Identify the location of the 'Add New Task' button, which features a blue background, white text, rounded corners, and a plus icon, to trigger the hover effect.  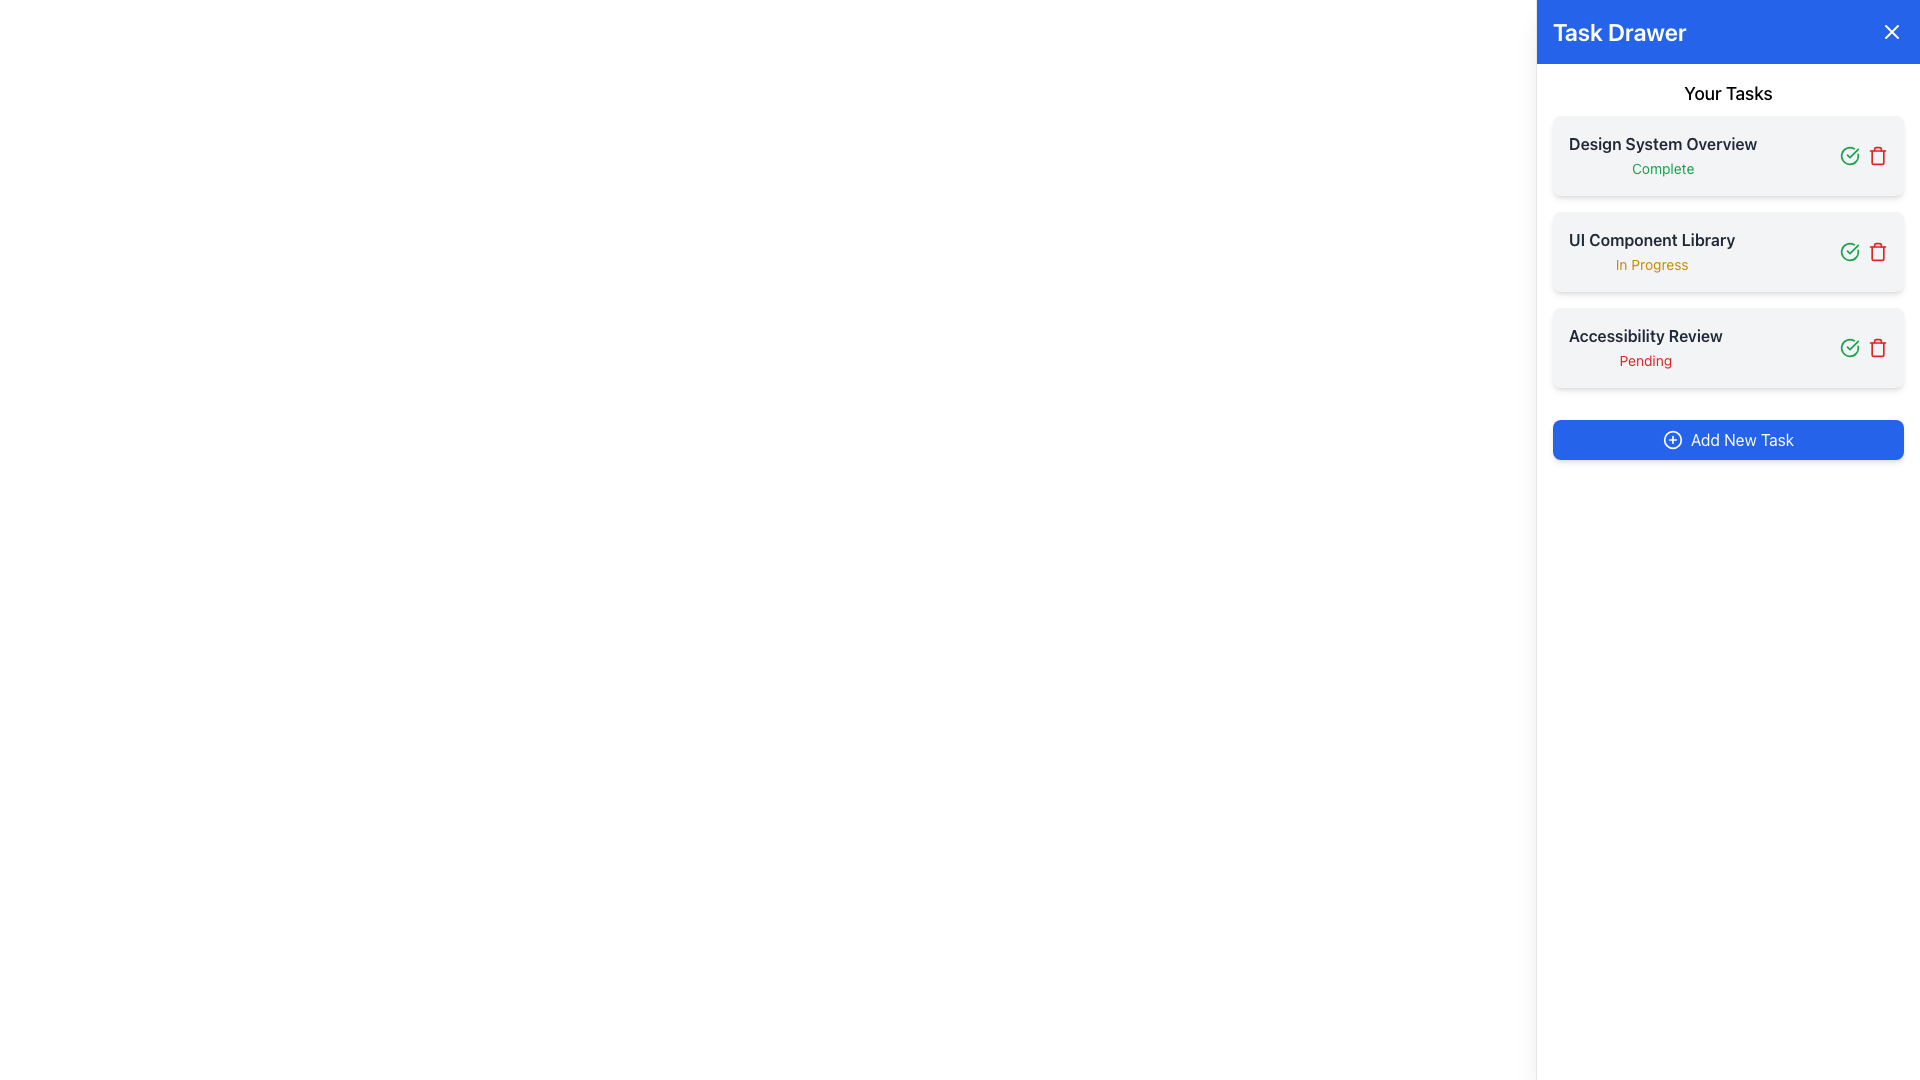
(1727, 438).